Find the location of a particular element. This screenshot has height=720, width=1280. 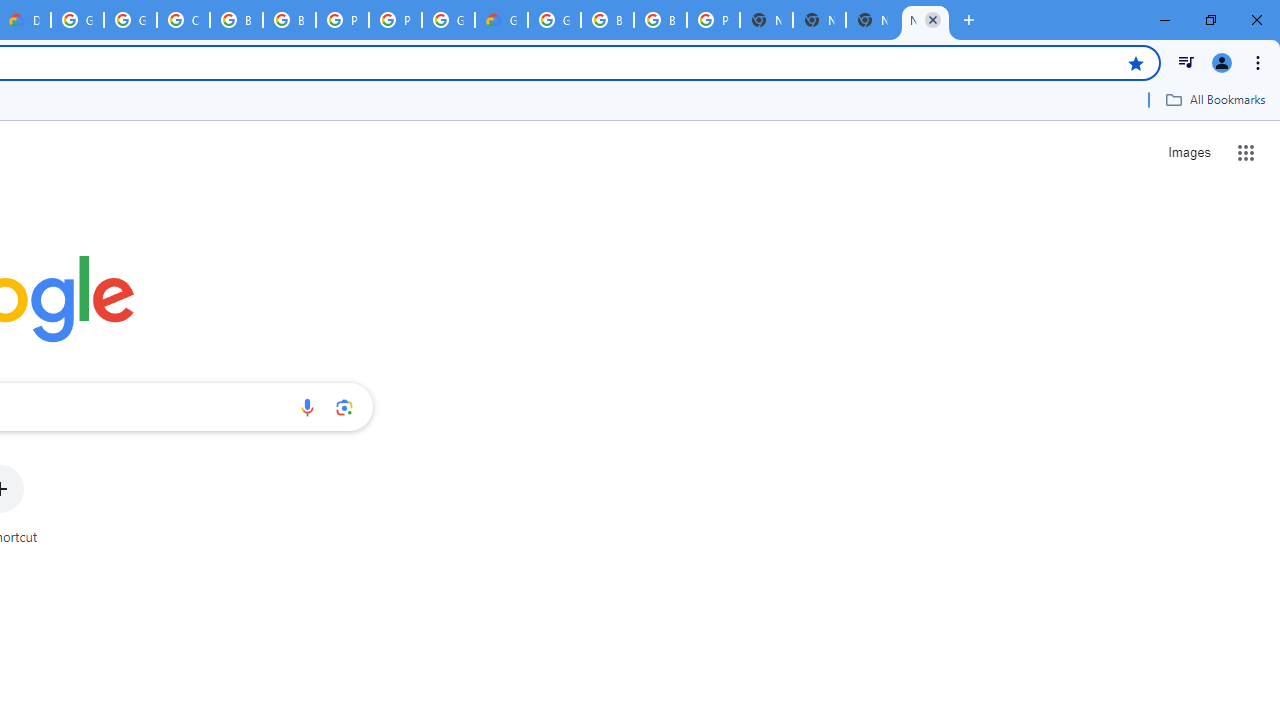

'Google Cloud Estimate Summary' is located at coordinates (501, 20).